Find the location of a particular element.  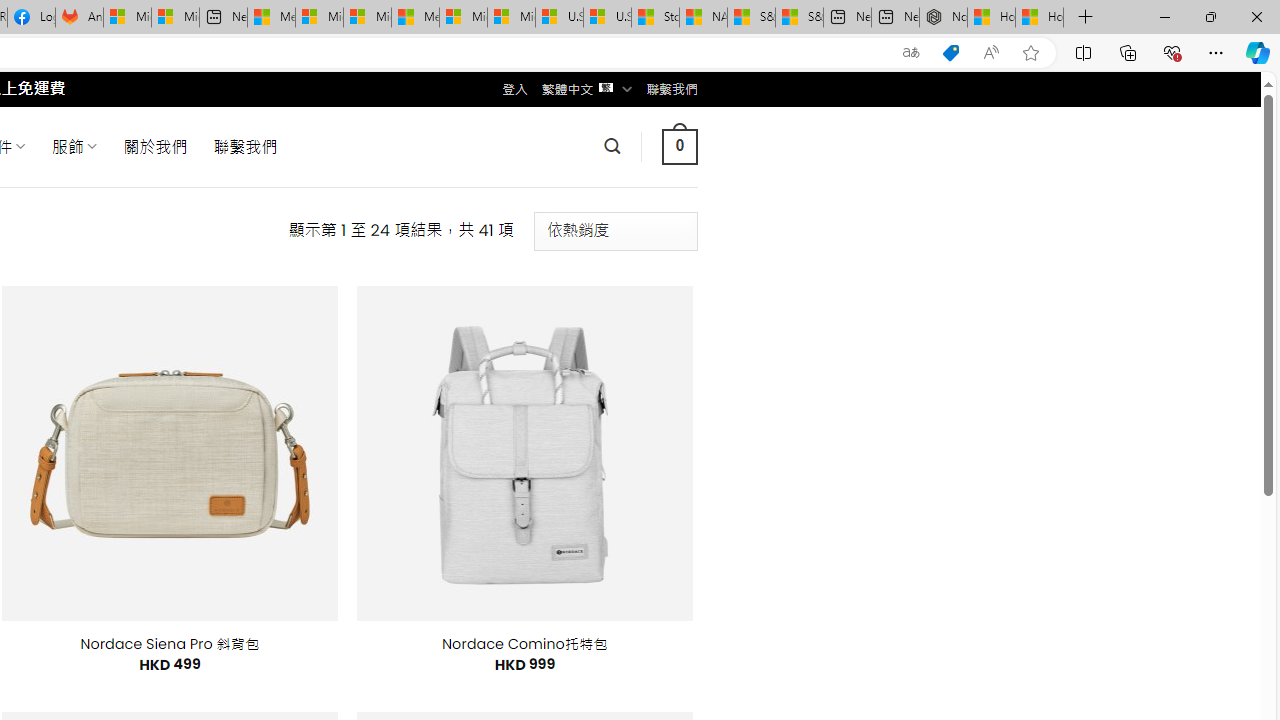

'S&P 500, Nasdaq end lower, weighed by Nvidia dip | Watch' is located at coordinates (798, 17).